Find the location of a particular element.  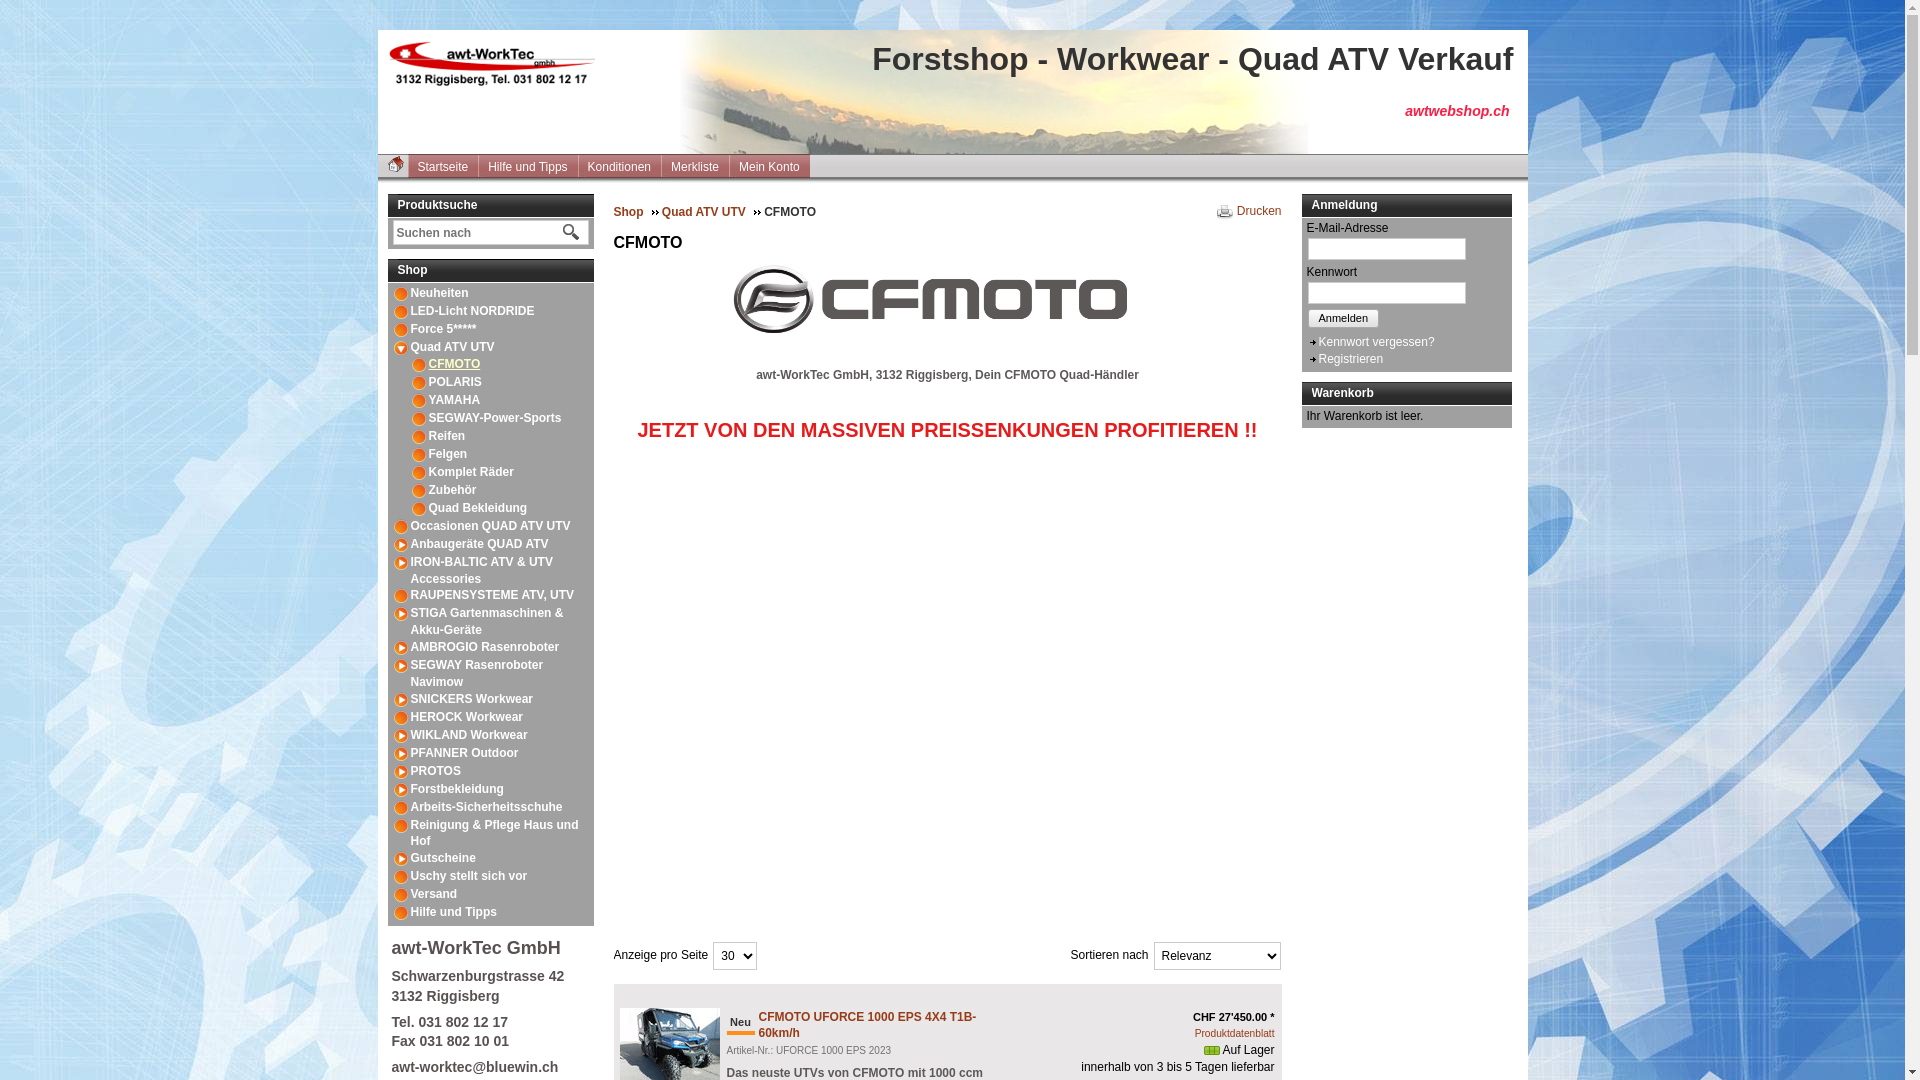

'POLARIS' is located at coordinates (454, 381).